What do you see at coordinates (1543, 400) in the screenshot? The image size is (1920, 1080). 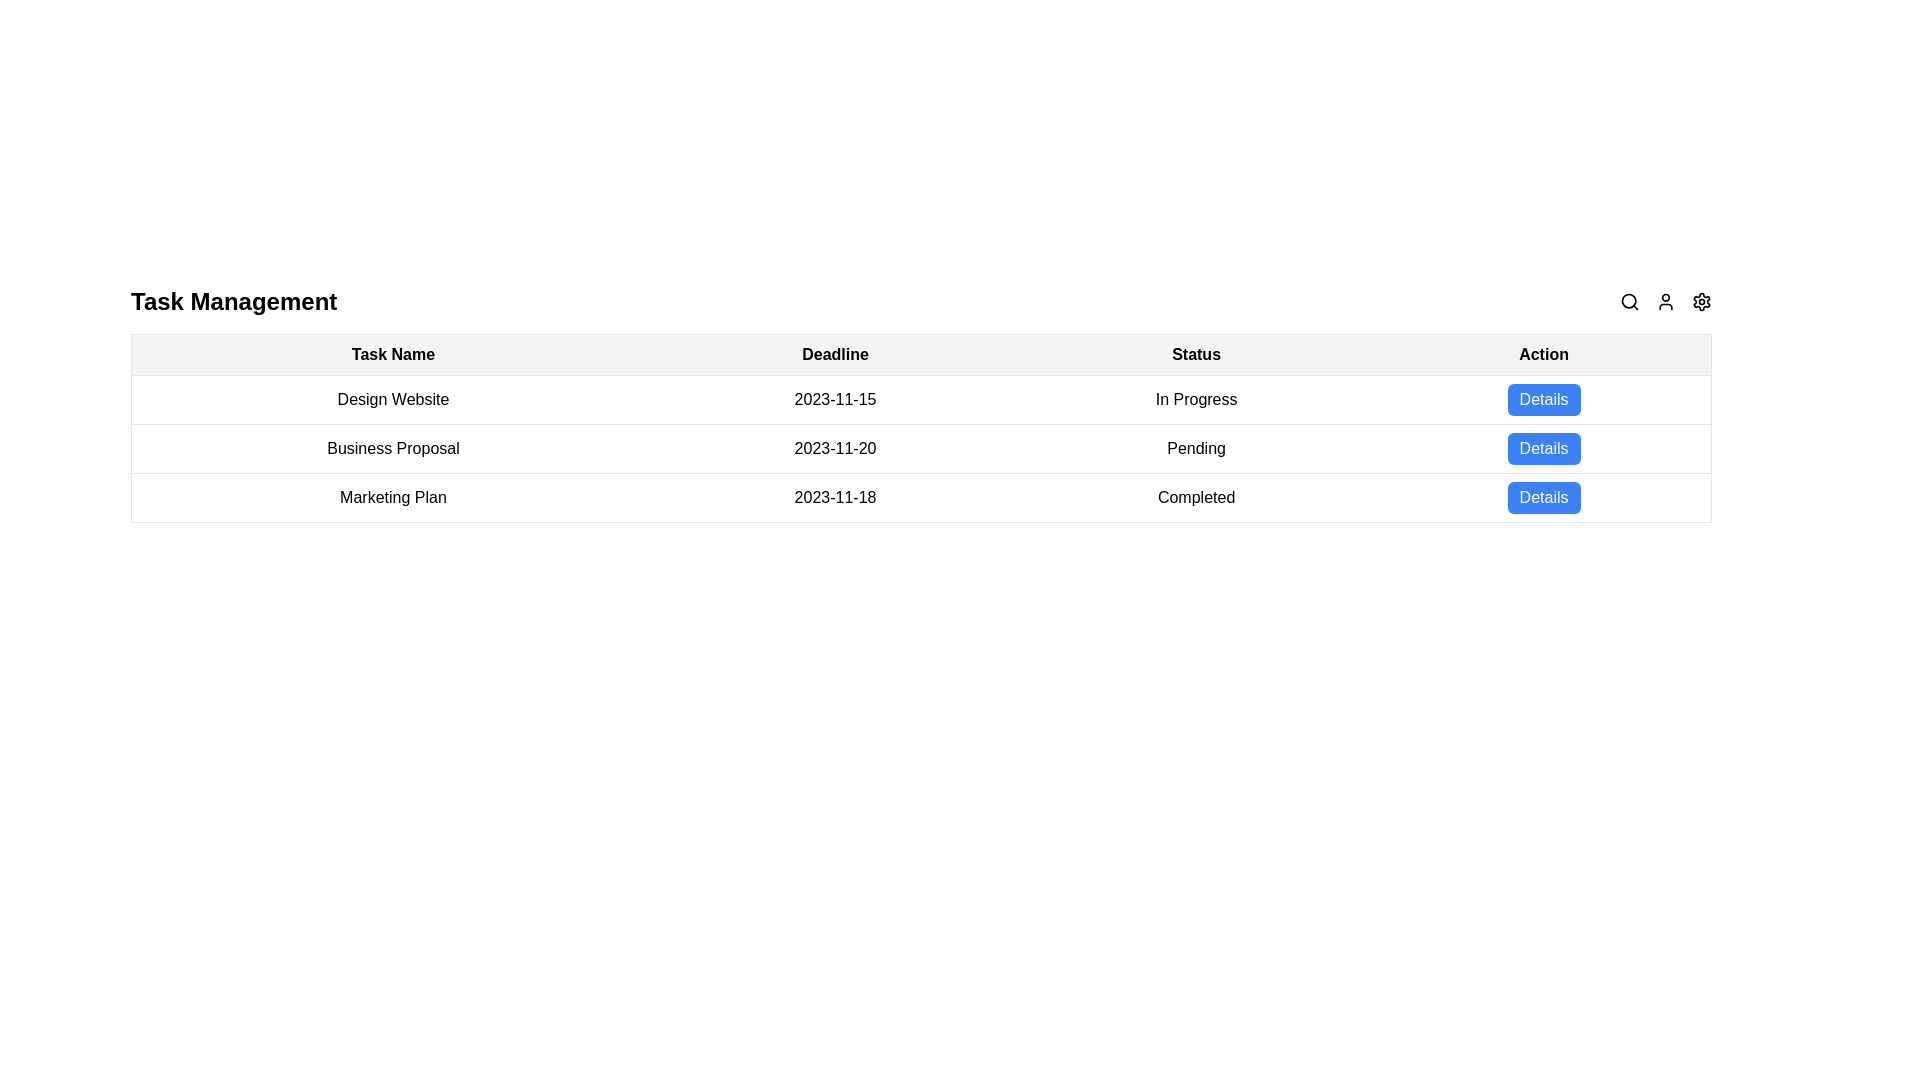 I see `the blue rectangular button labeled 'Details' with rounded edges, located under the 'Action' column corresponding to the task 'Design Website.'` at bounding box center [1543, 400].